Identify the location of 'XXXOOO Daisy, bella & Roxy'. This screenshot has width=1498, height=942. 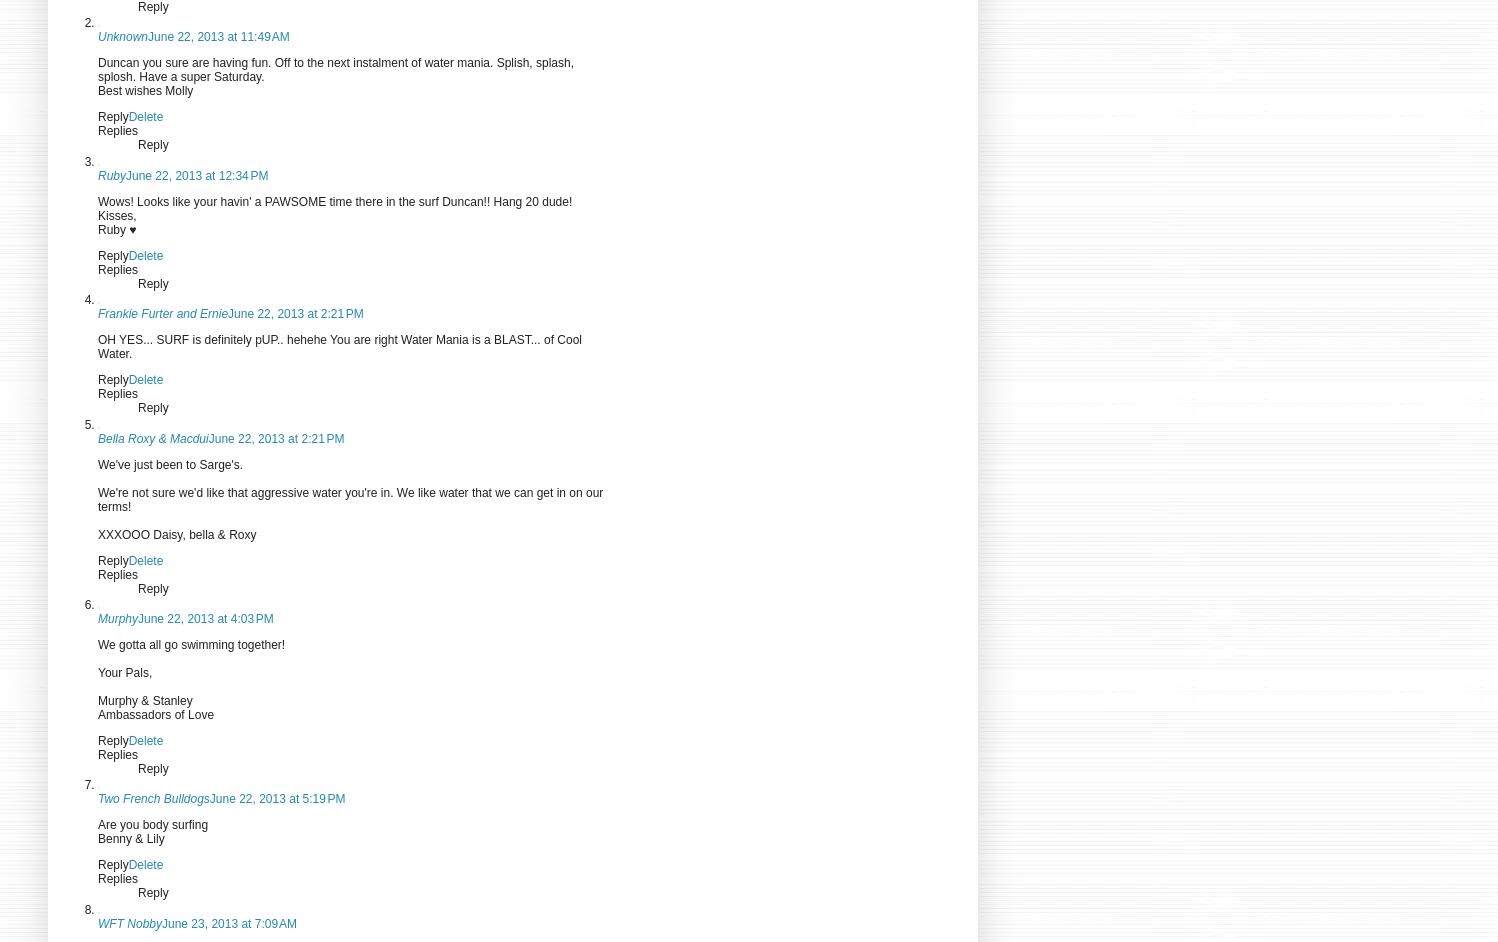
(176, 533).